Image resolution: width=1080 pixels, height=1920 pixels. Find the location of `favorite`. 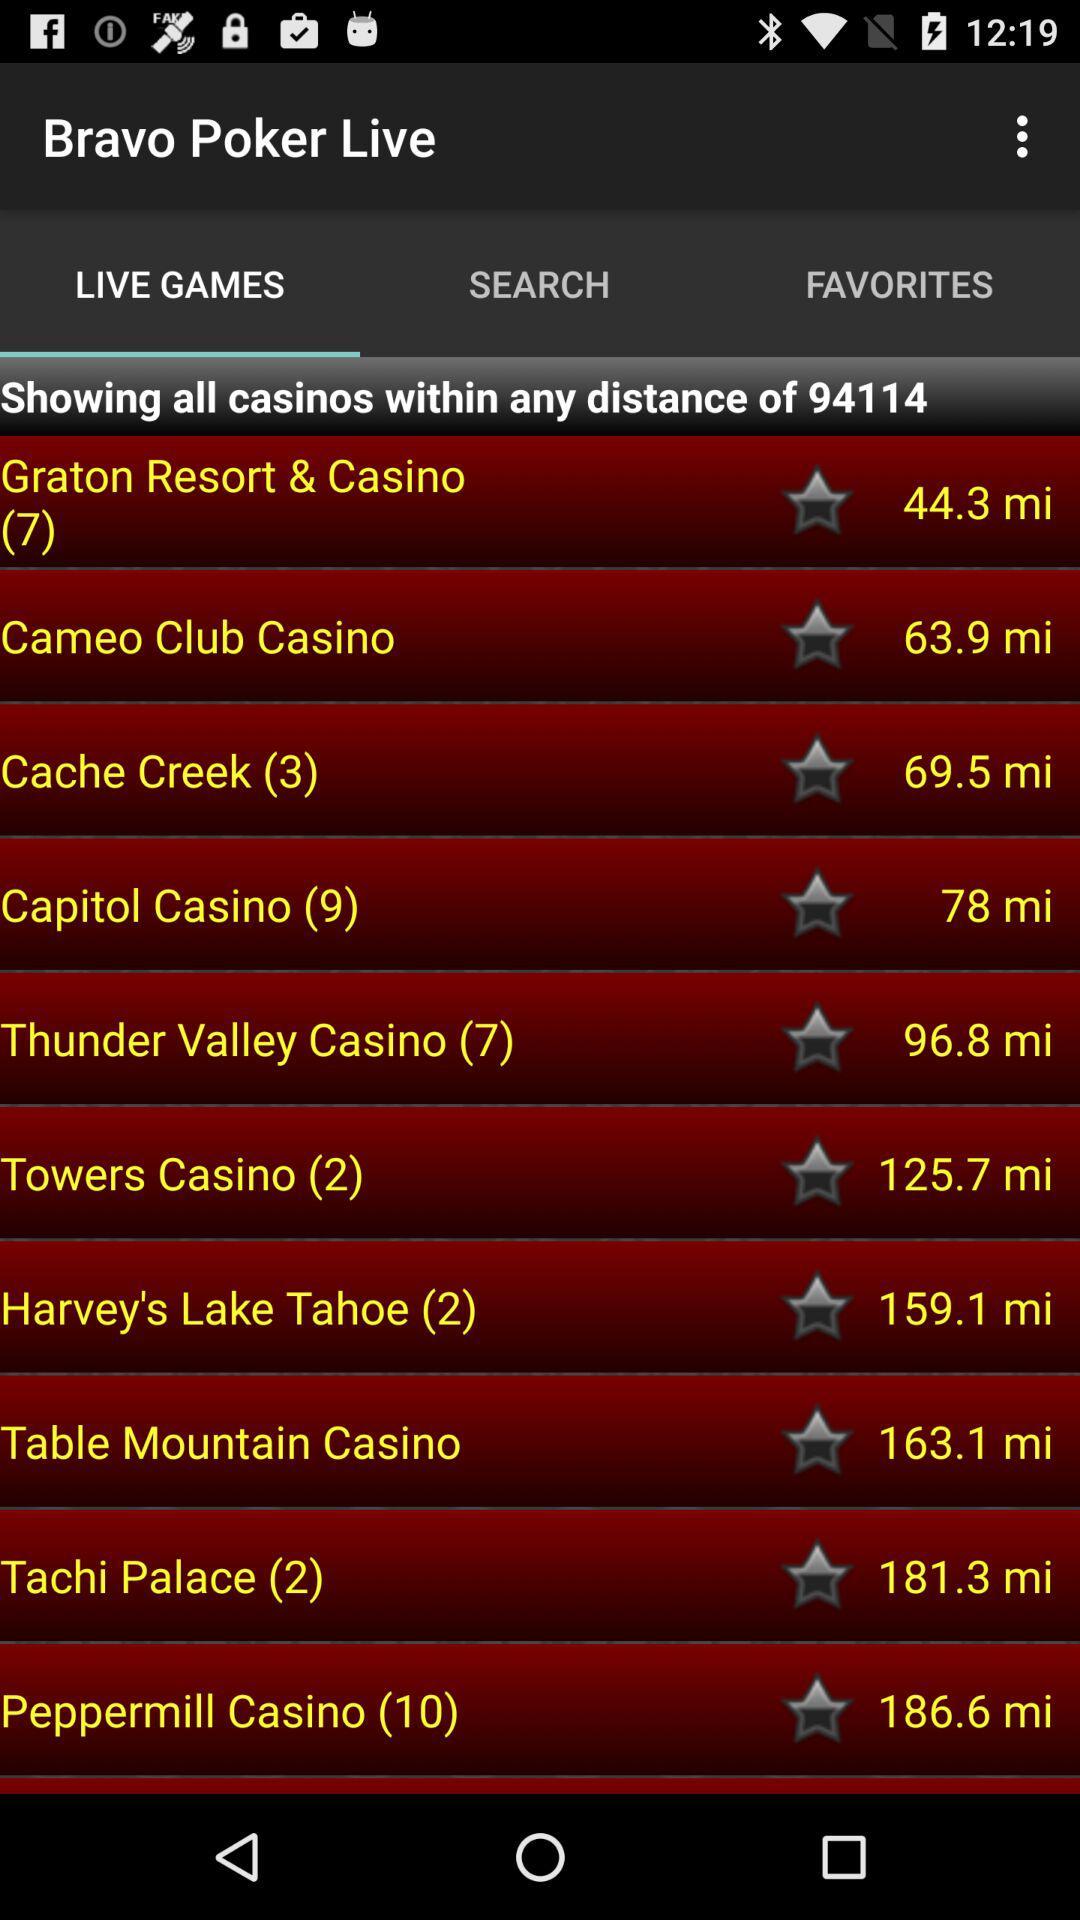

favorite is located at coordinates (817, 1708).